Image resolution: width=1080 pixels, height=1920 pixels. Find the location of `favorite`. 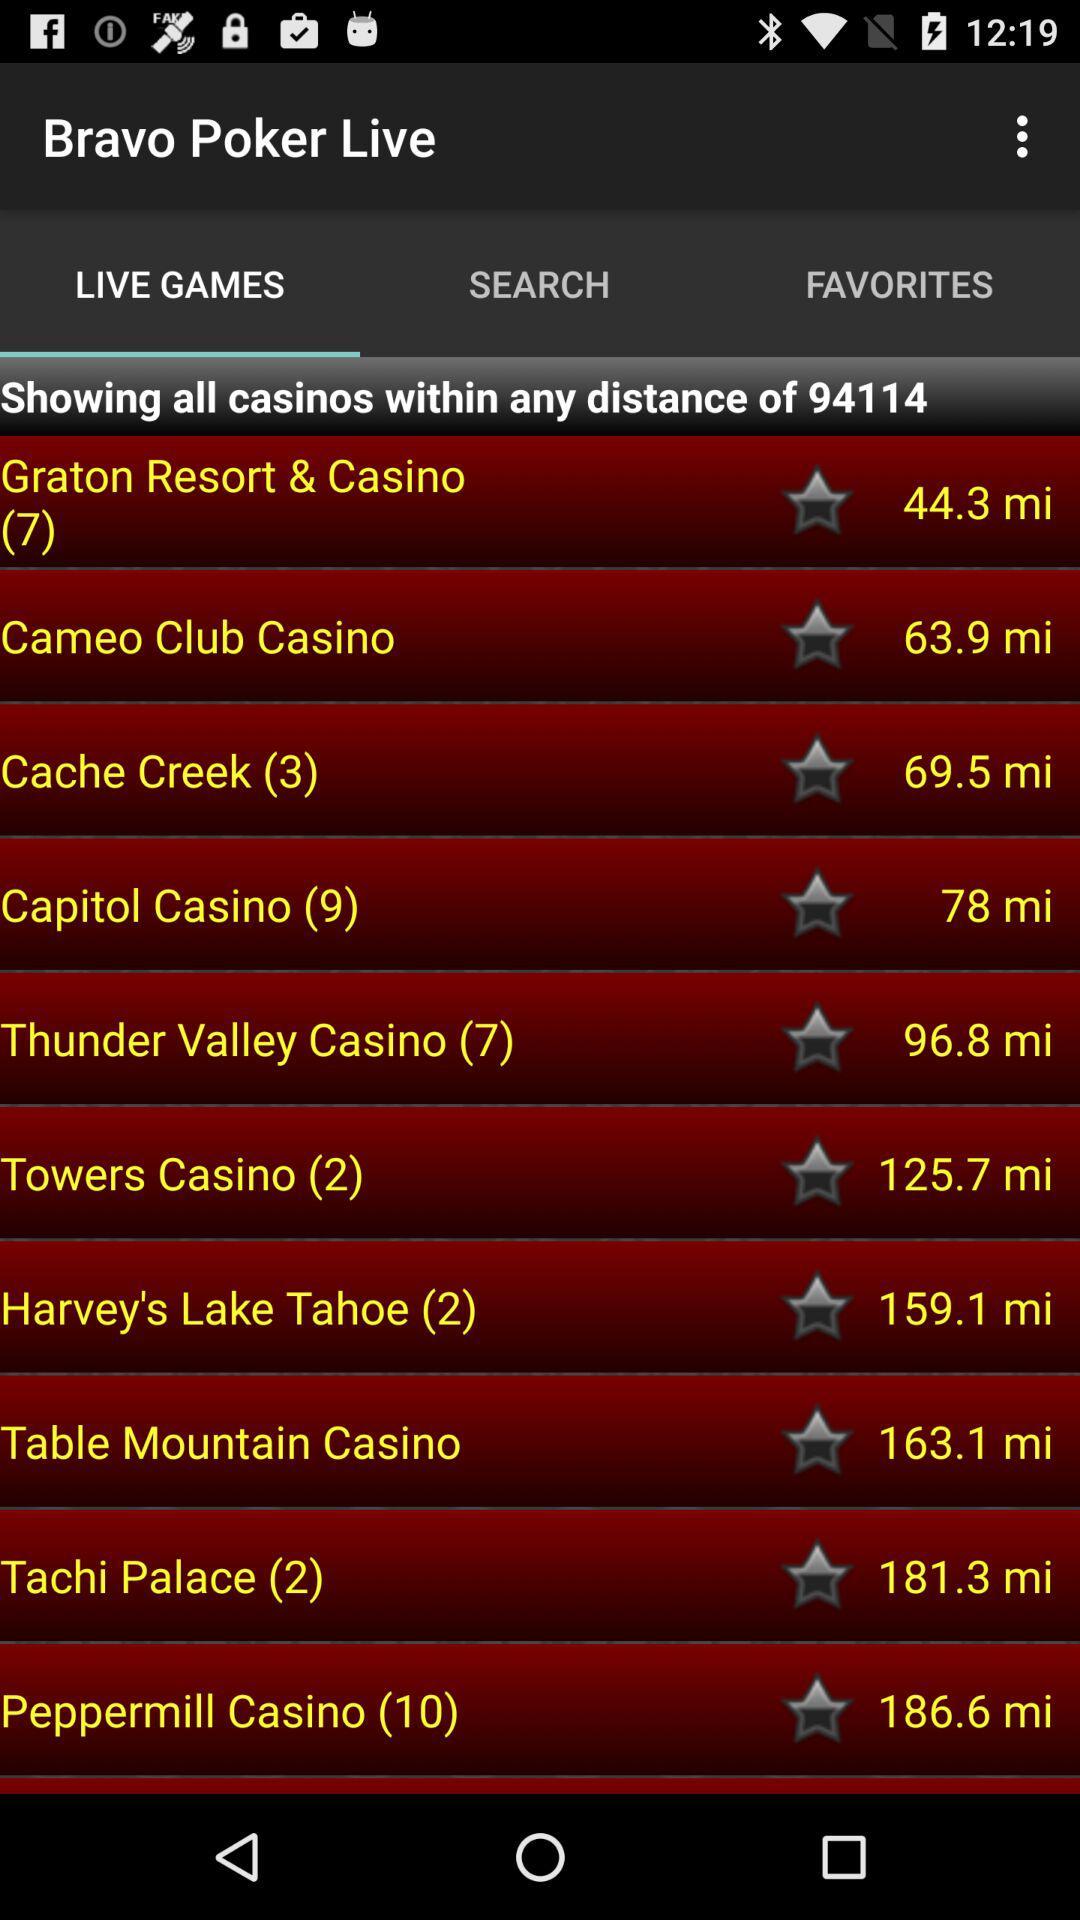

favorite is located at coordinates (817, 1708).